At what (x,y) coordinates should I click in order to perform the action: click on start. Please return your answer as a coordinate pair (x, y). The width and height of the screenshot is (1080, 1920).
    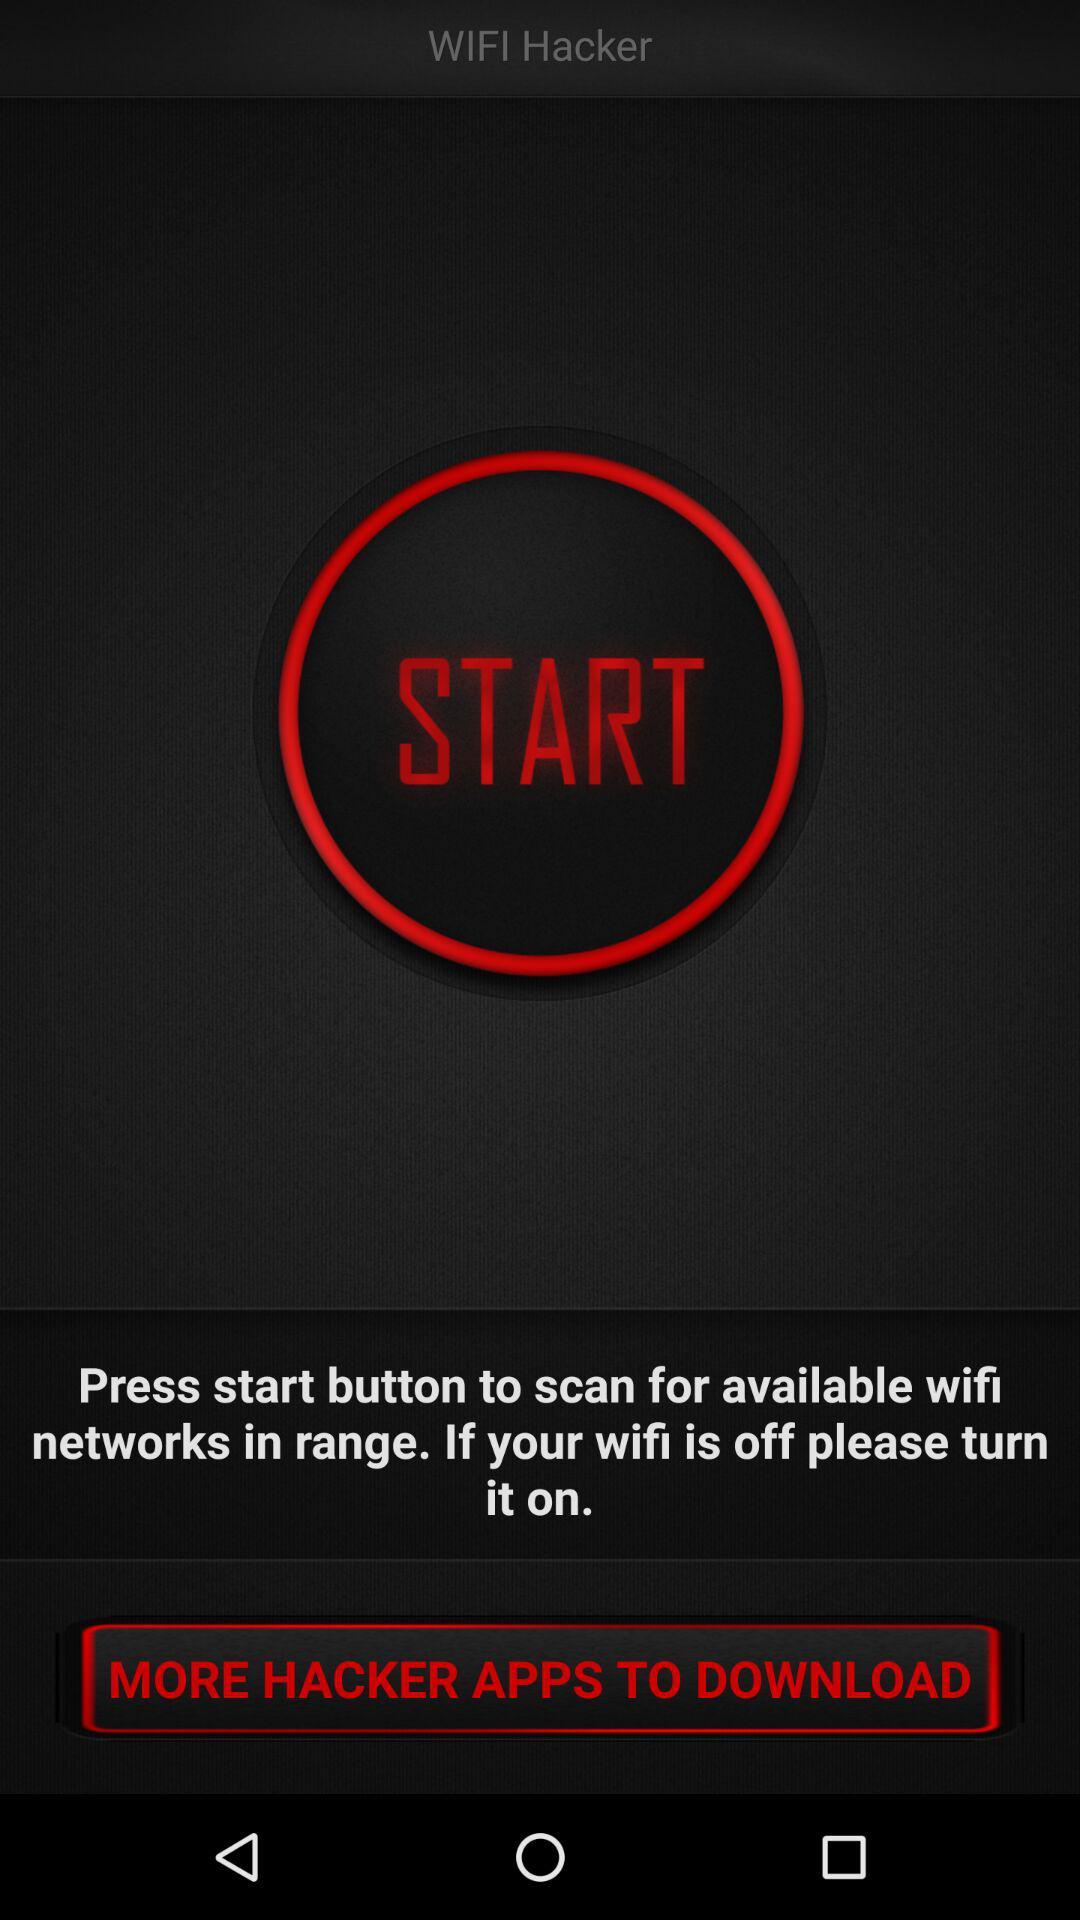
    Looking at the image, I should click on (540, 714).